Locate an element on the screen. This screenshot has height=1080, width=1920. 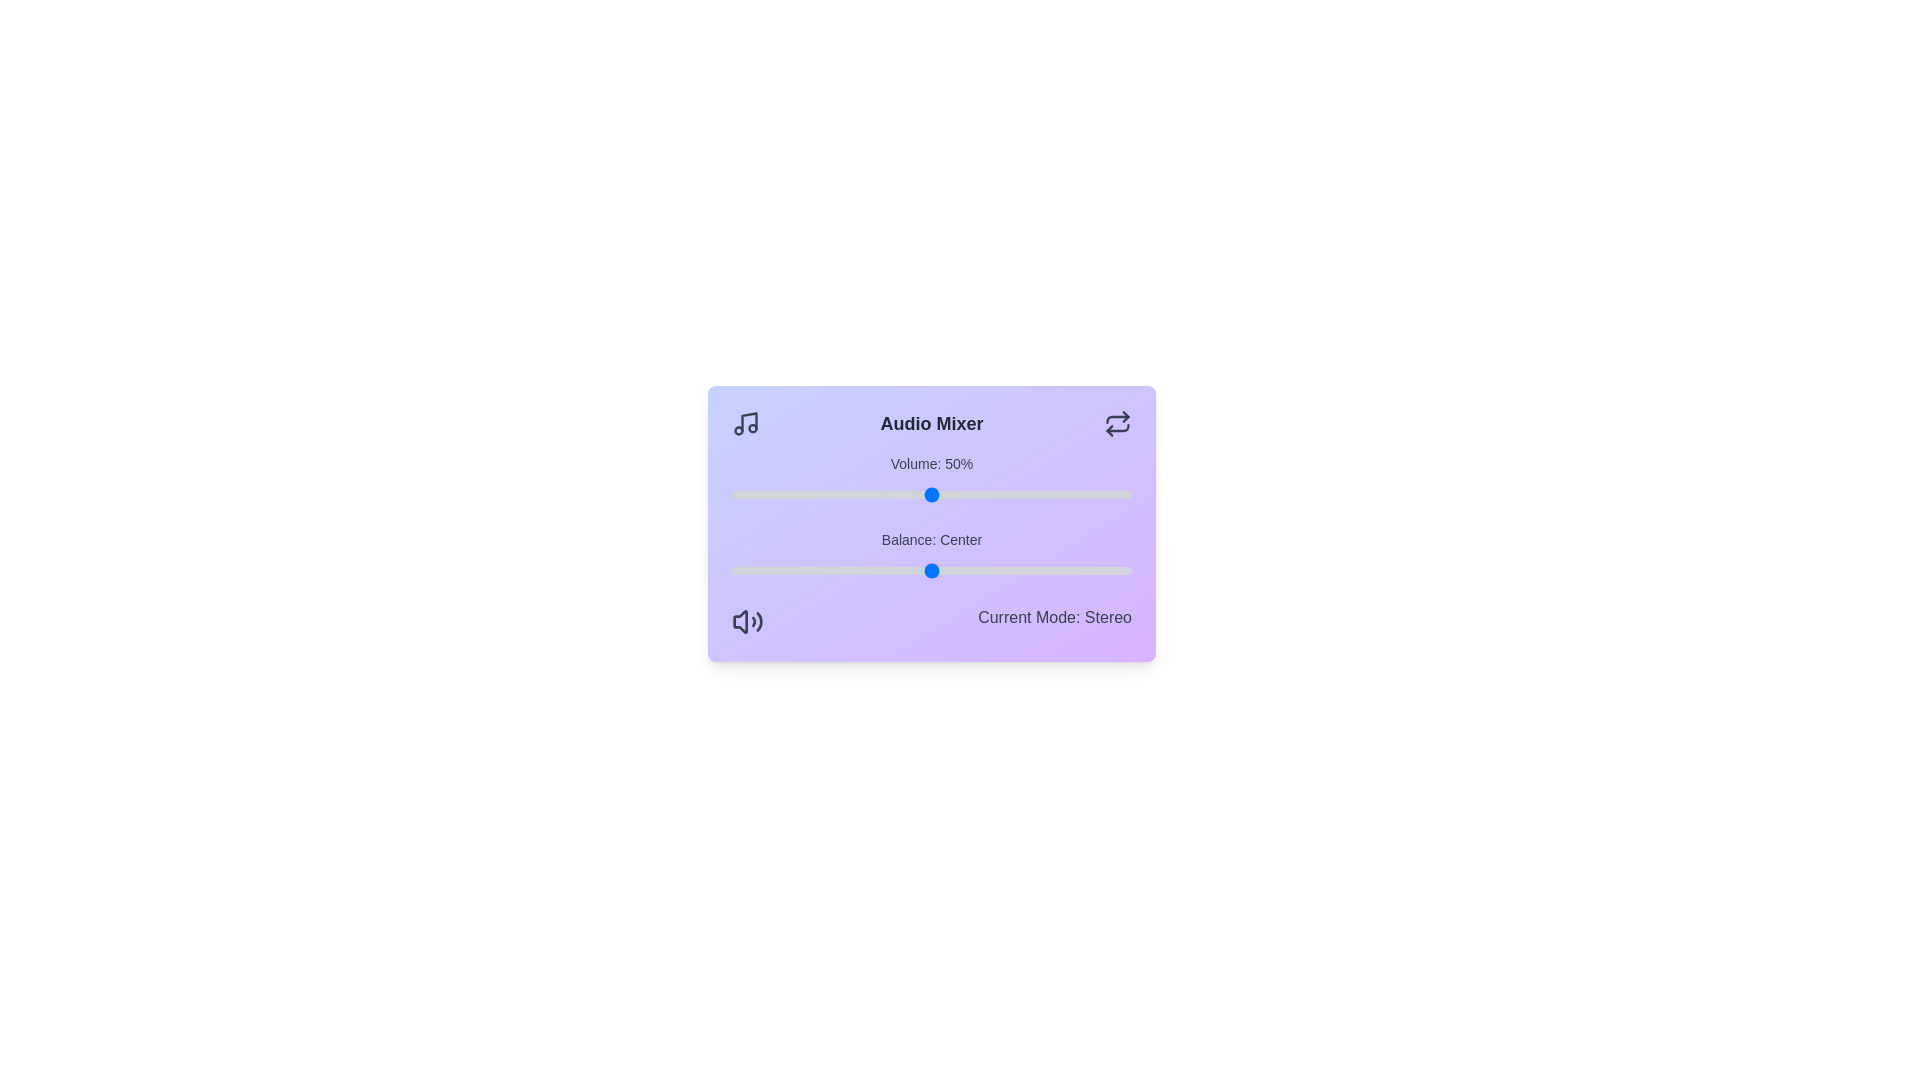
the volume to 42% is located at coordinates (899, 494).